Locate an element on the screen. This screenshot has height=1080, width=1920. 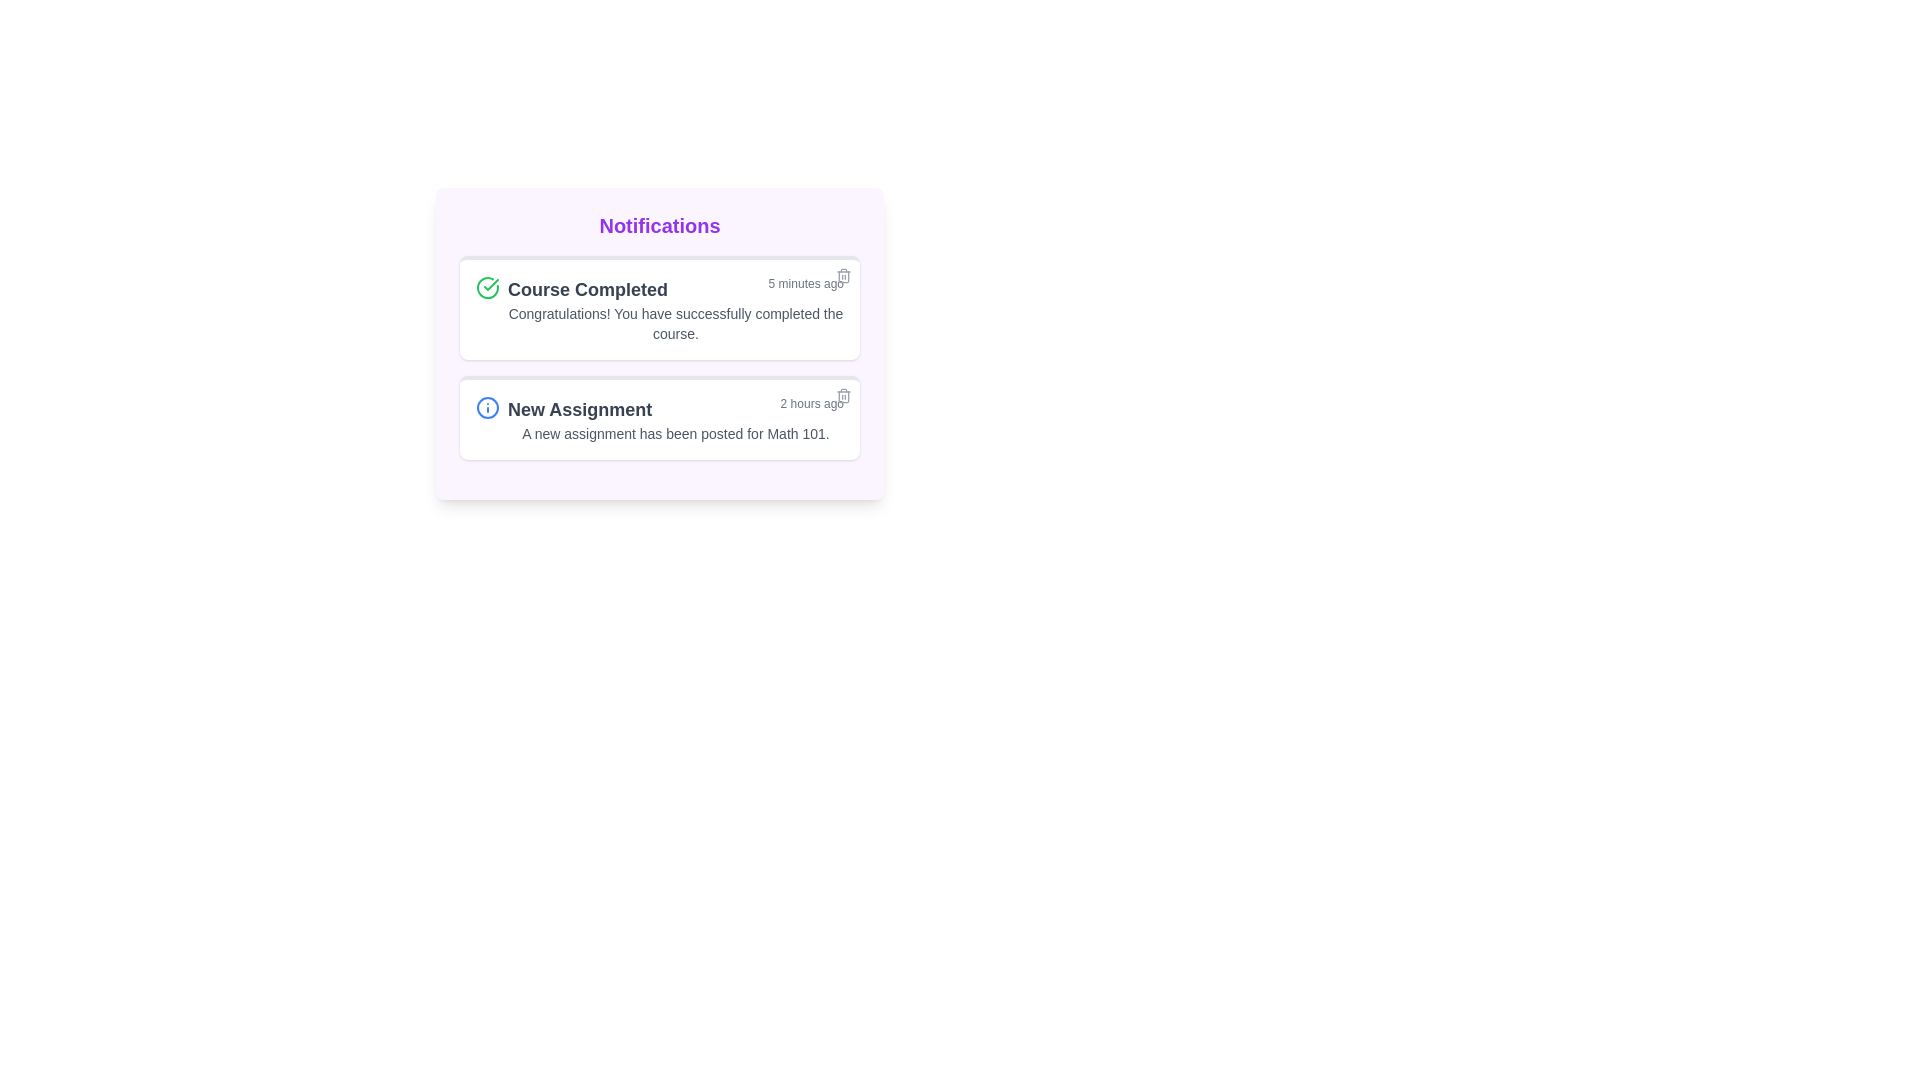
the second notification card which displays 'New Assignment' in bold gray font, located in the notification list section is located at coordinates (676, 419).